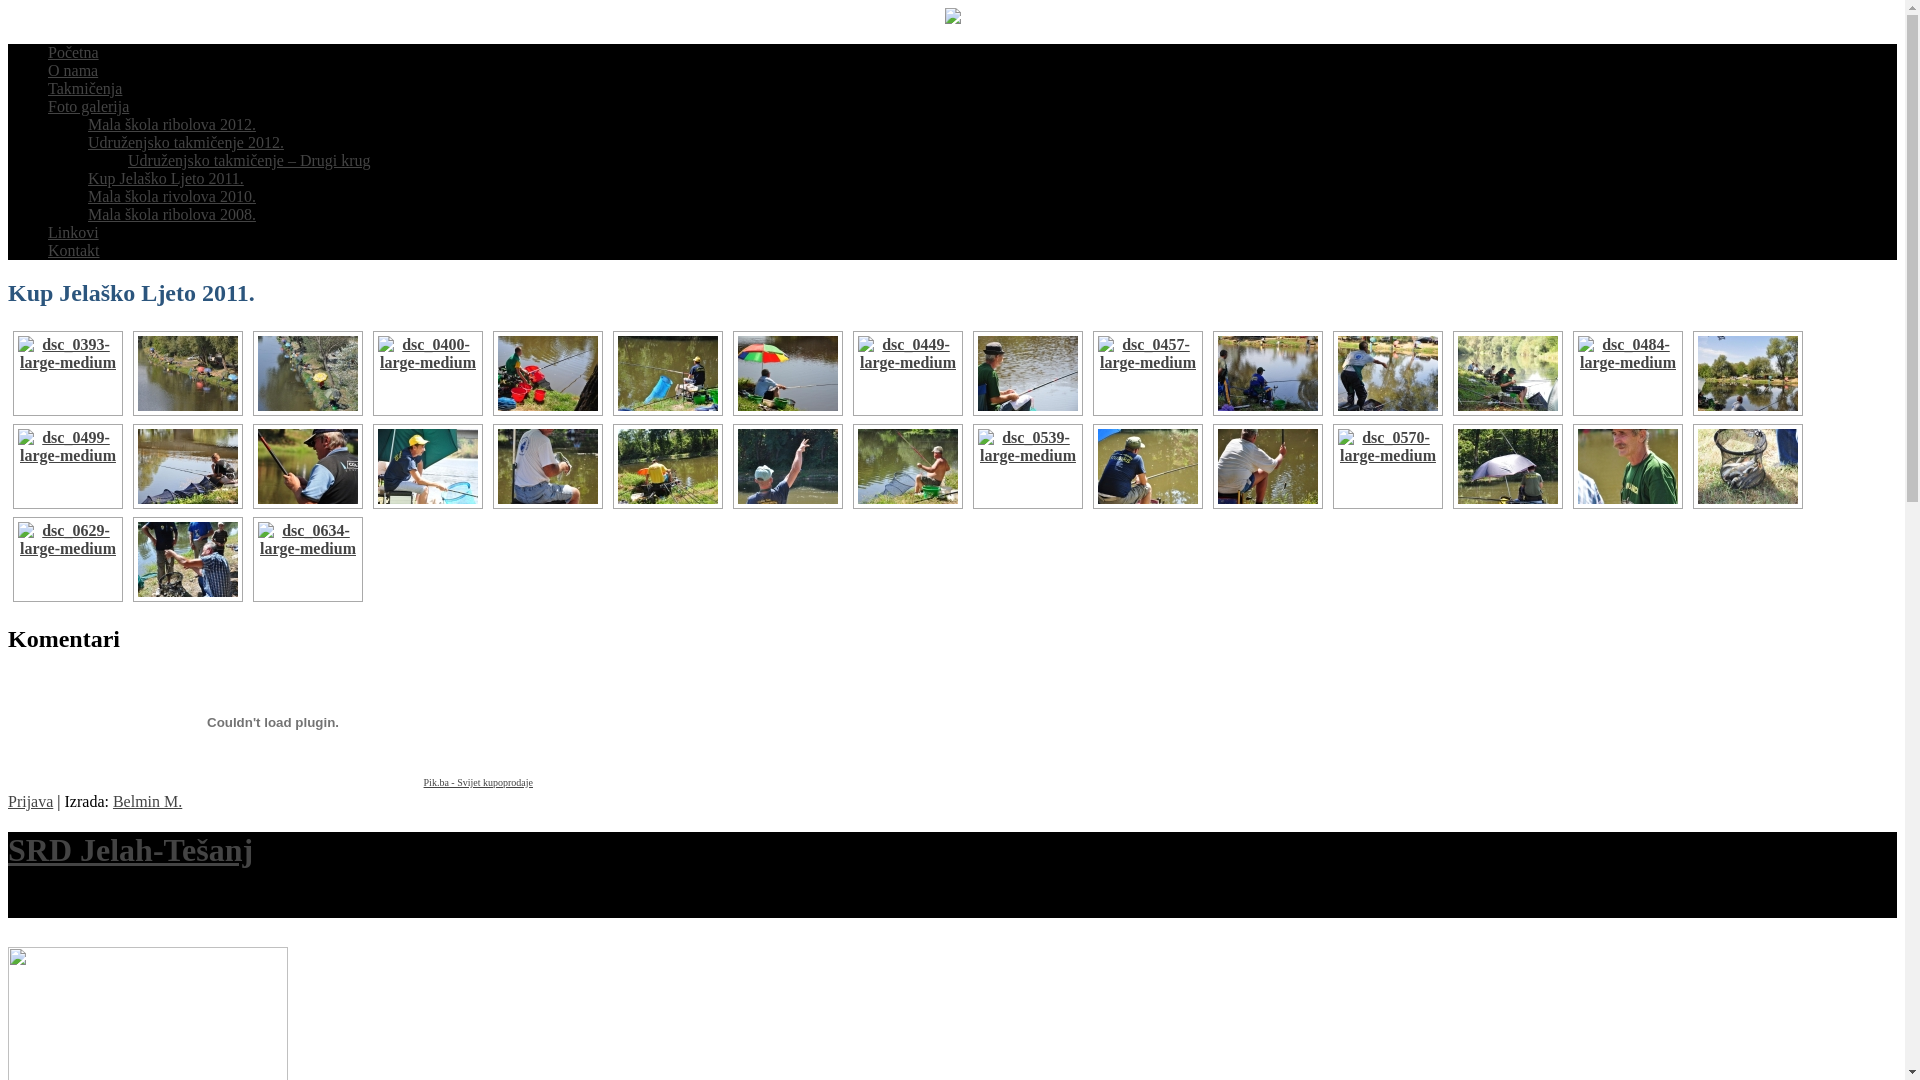 This screenshot has height=1080, width=1920. What do you see at coordinates (67, 466) in the screenshot?
I see `'dsc_0499-large-medium'` at bounding box center [67, 466].